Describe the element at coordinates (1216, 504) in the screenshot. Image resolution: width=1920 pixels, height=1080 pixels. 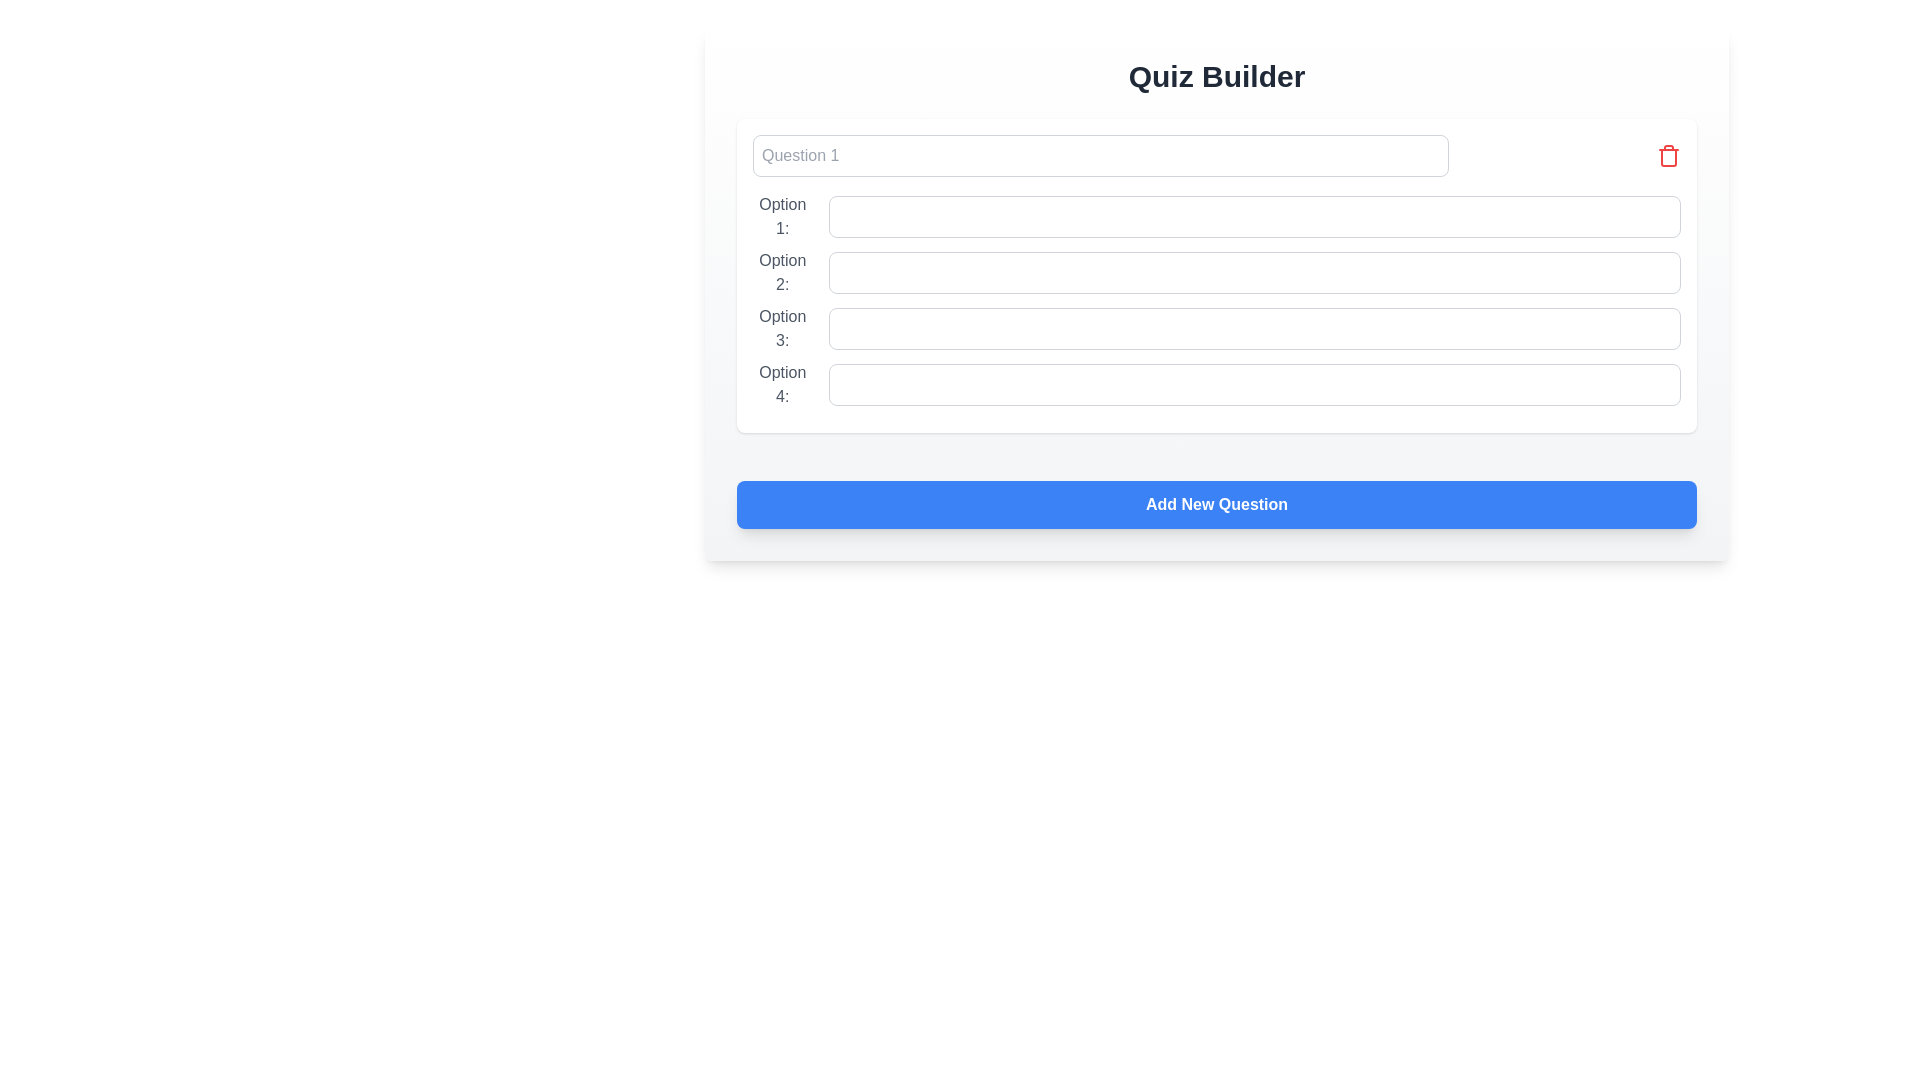
I see `the 'Add Question' button located at the bottom of the 'Quiz Builder' section` at that location.